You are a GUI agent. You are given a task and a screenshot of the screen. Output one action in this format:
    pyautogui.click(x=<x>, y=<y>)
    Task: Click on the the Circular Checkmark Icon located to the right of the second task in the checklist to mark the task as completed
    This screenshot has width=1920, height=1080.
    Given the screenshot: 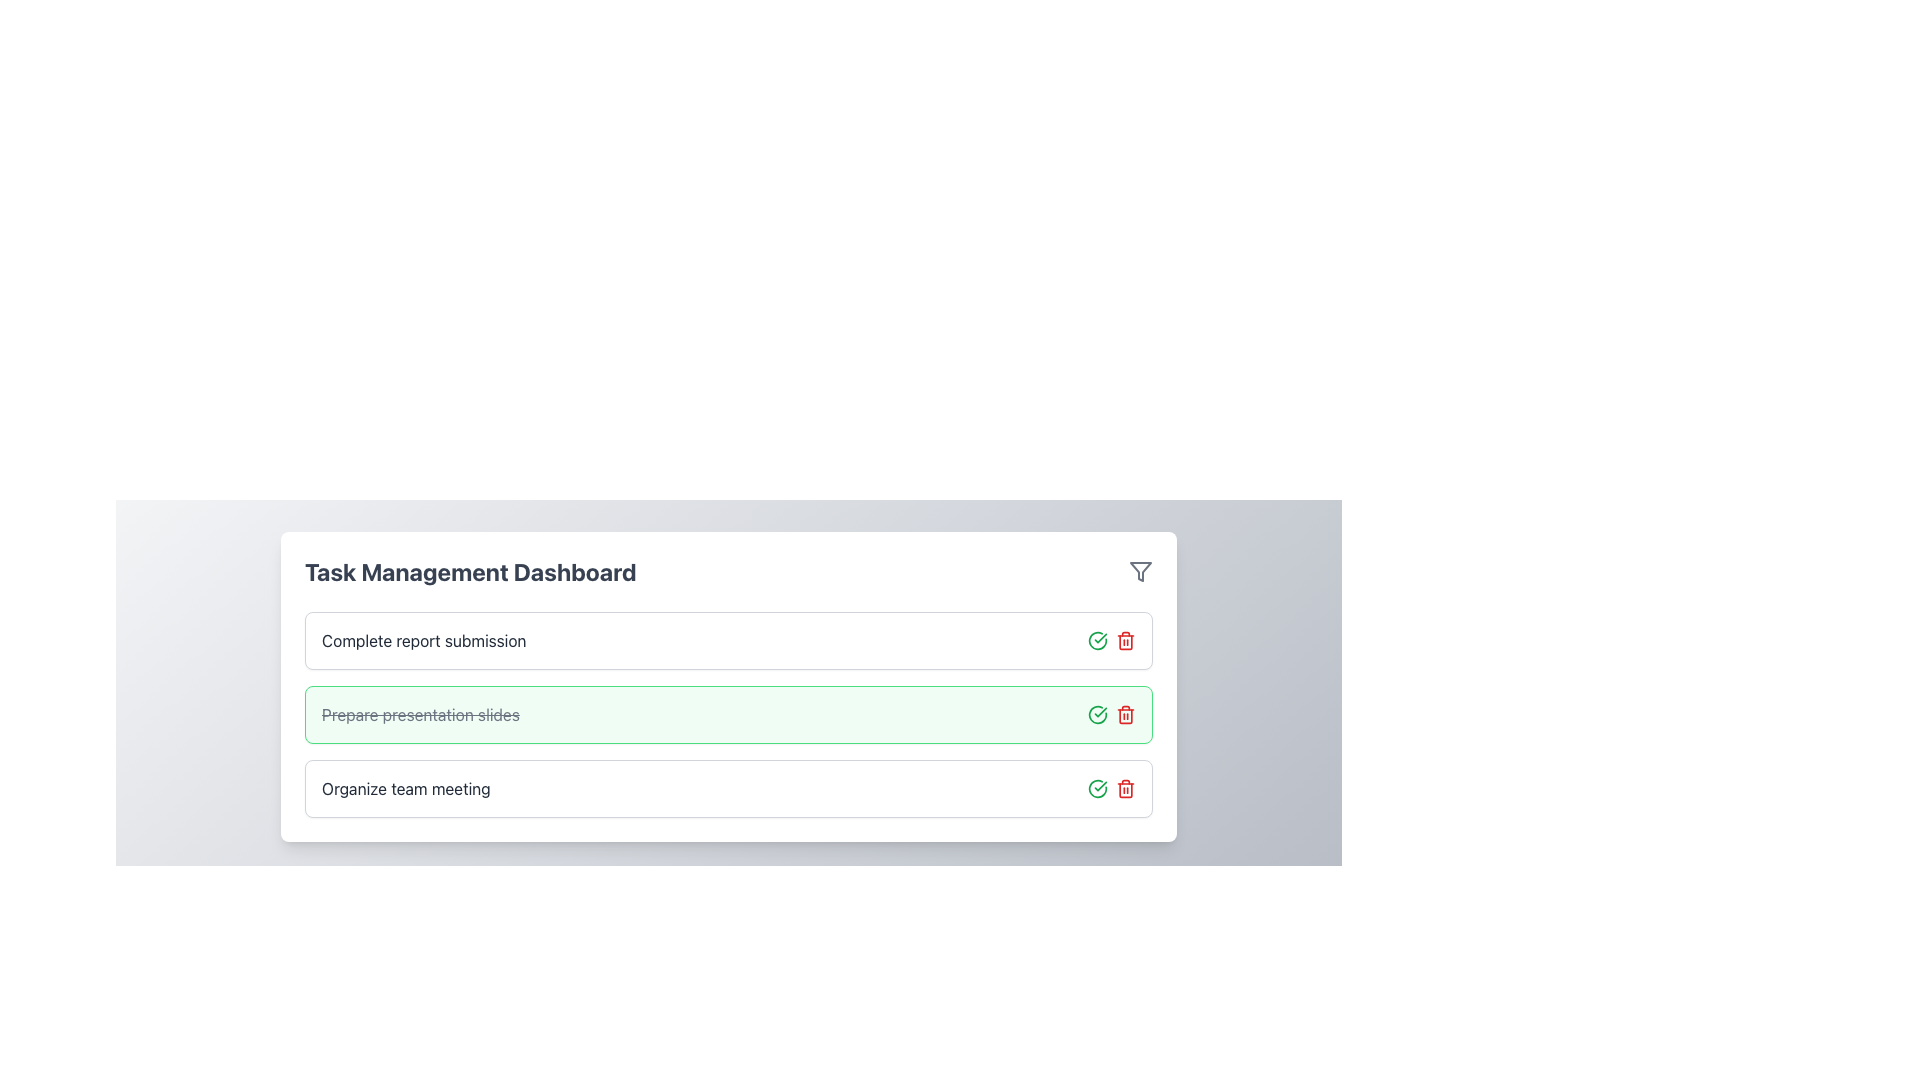 What is the action you would take?
    pyautogui.click(x=1097, y=640)
    